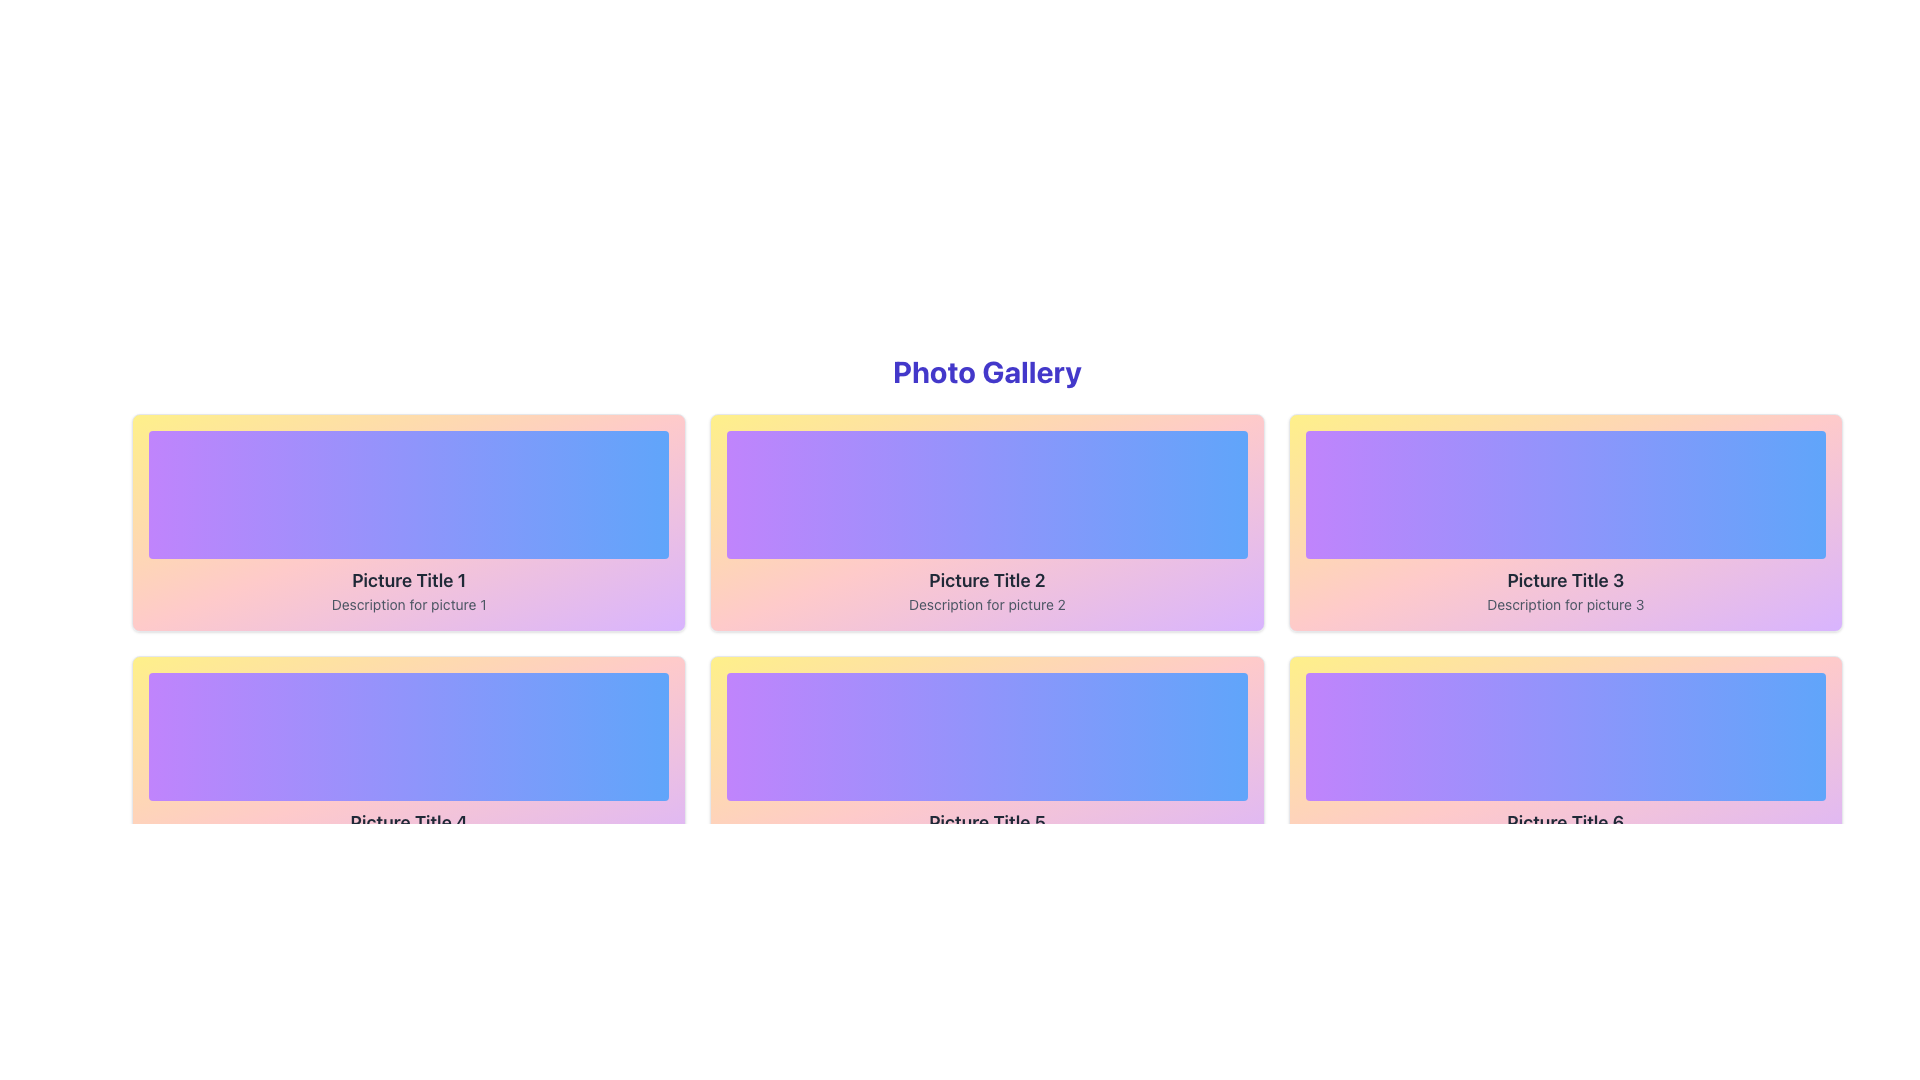 Image resolution: width=1920 pixels, height=1080 pixels. What do you see at coordinates (987, 822) in the screenshot?
I see `the text label displaying 'Picture Title 5' located at the bottom center of its card in the grid layout` at bounding box center [987, 822].